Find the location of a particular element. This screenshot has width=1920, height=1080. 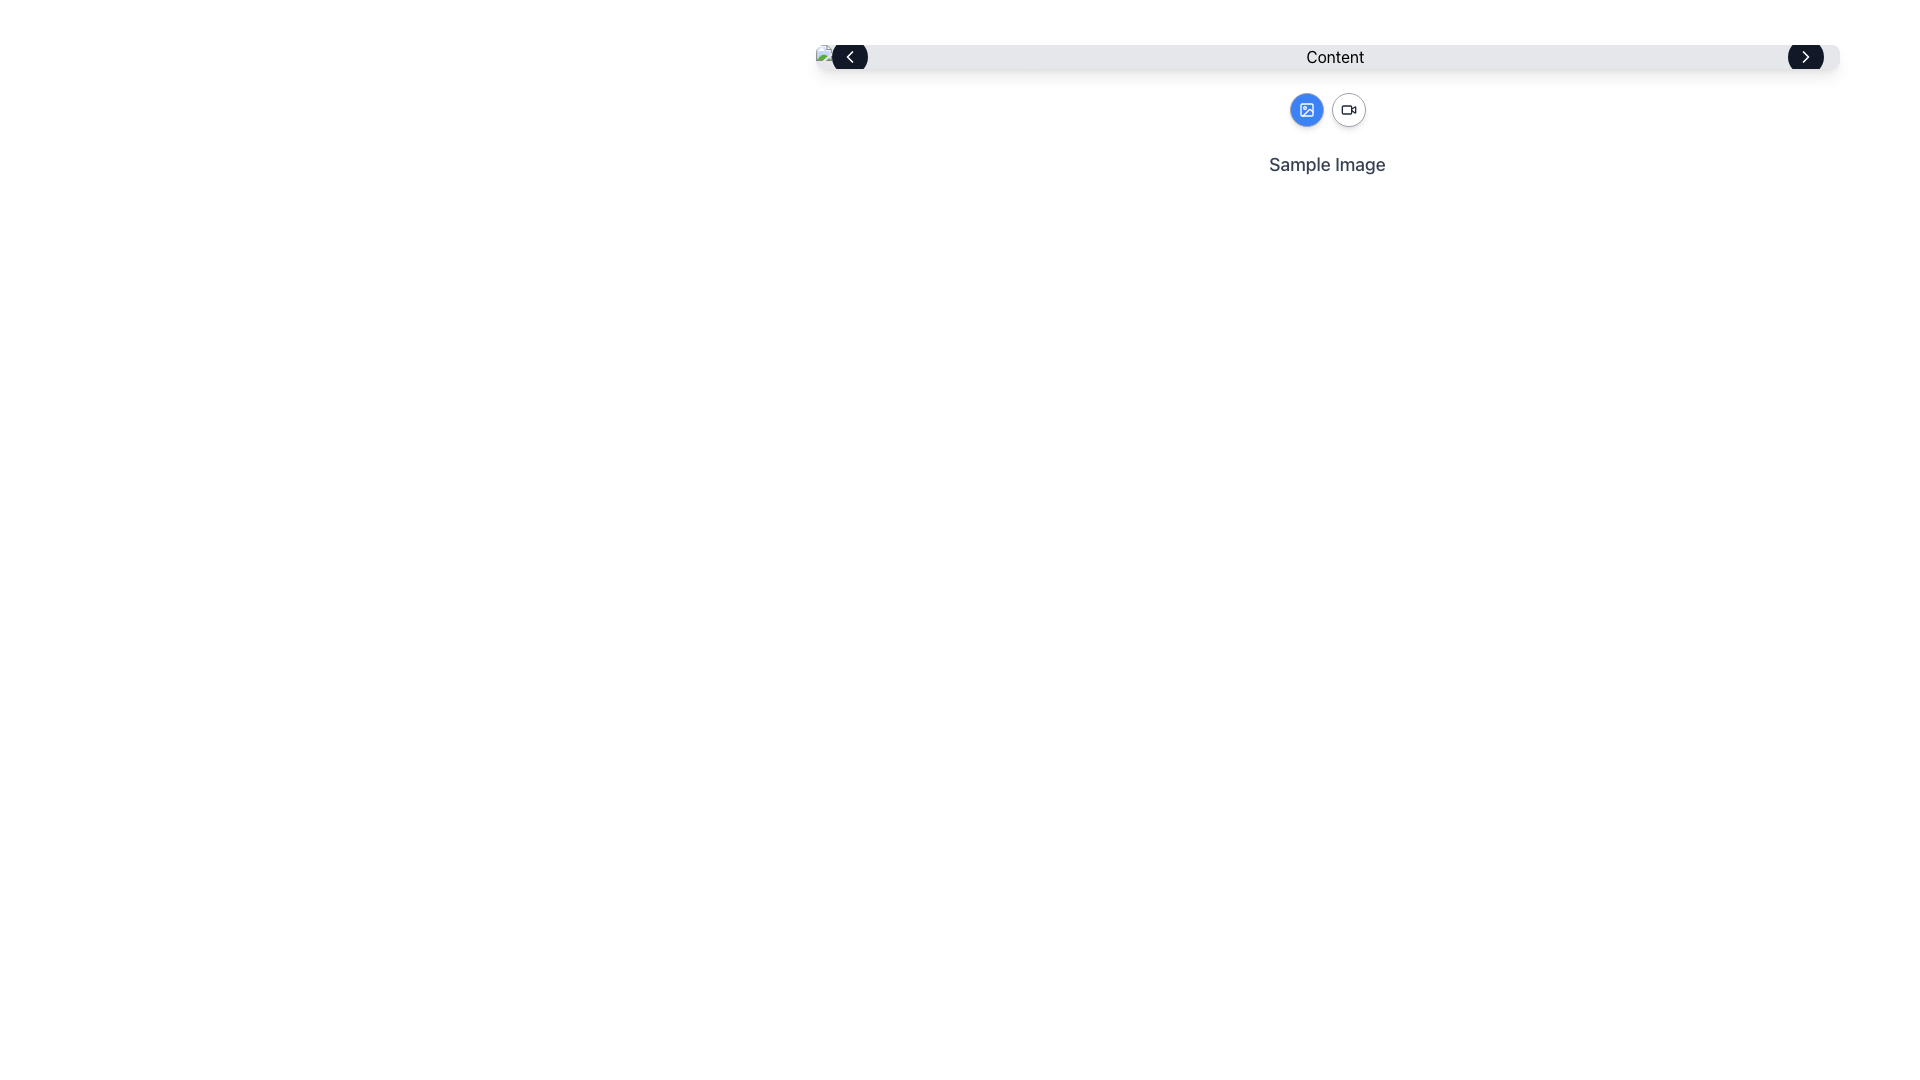

the right-facing chevron icon within the black circular button is located at coordinates (1805, 56).